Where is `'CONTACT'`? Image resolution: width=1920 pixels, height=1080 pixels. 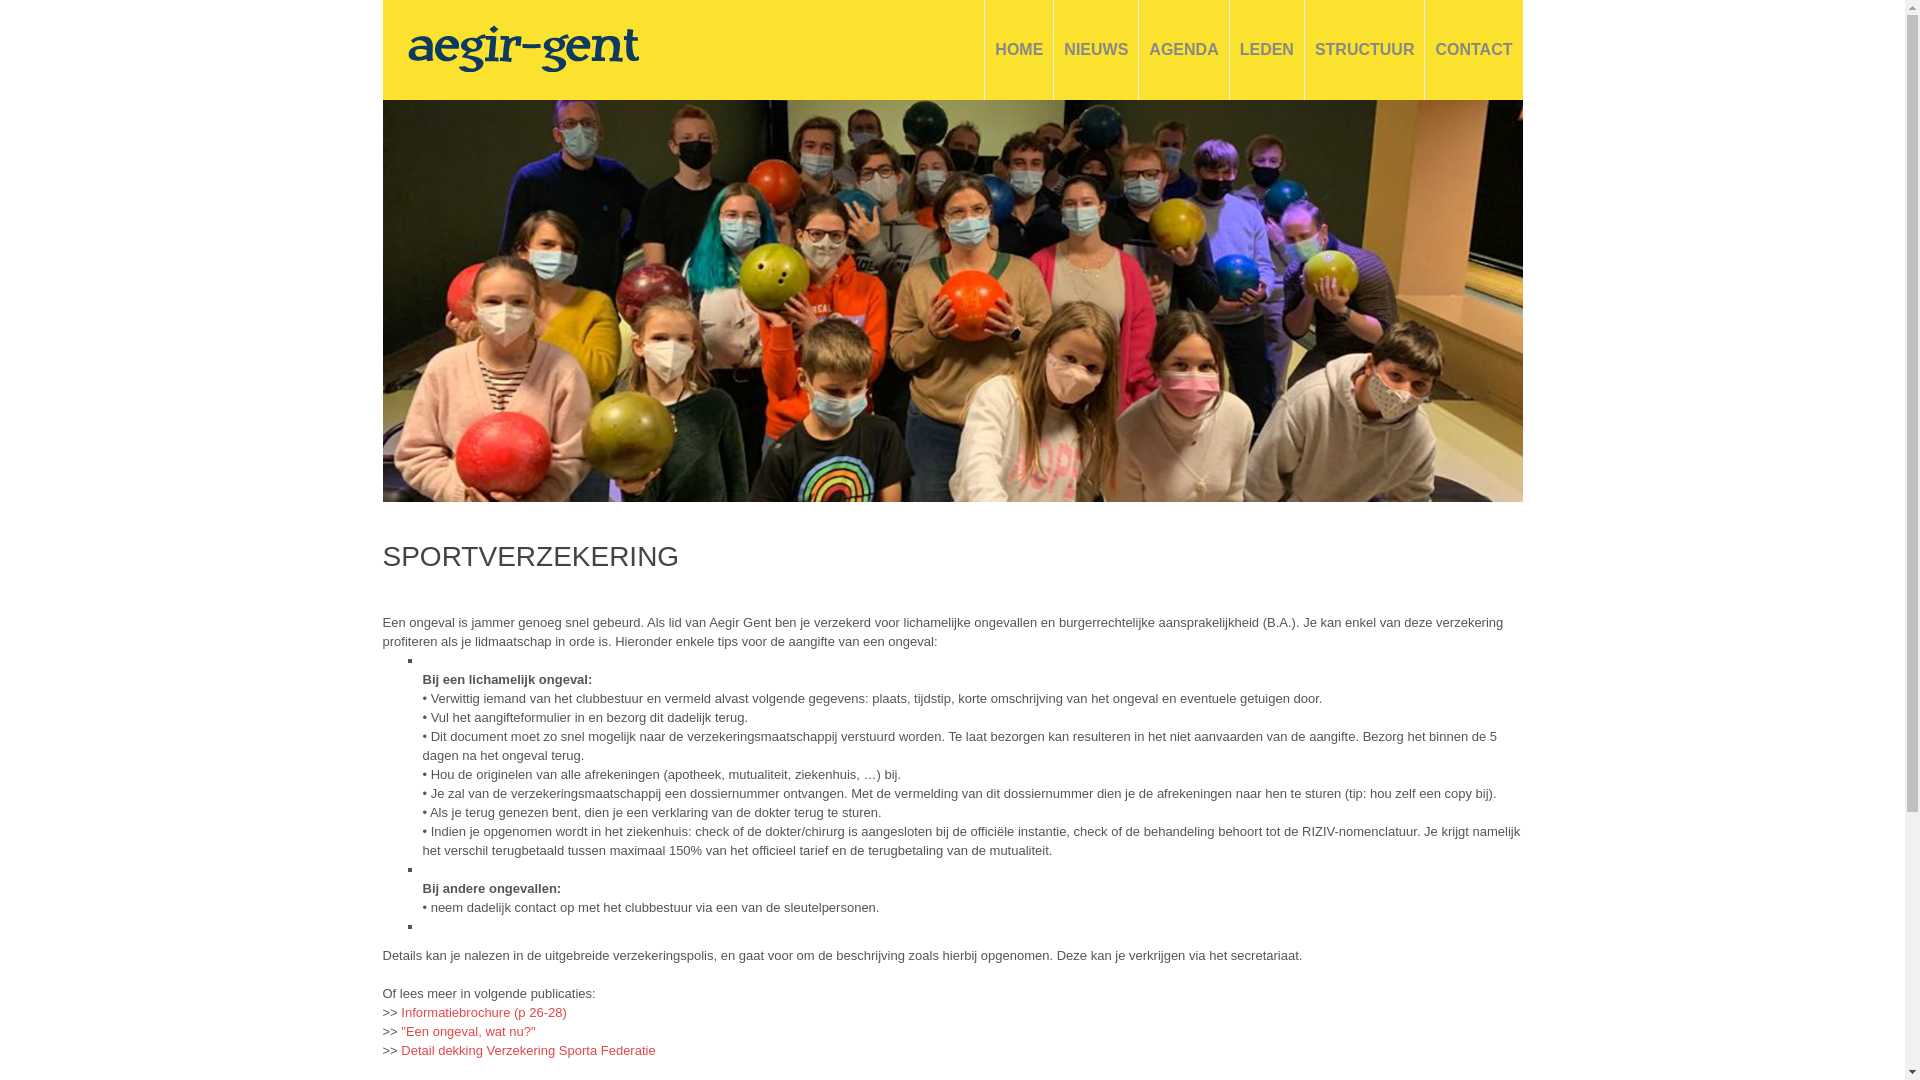
'CONTACT' is located at coordinates (1473, 49).